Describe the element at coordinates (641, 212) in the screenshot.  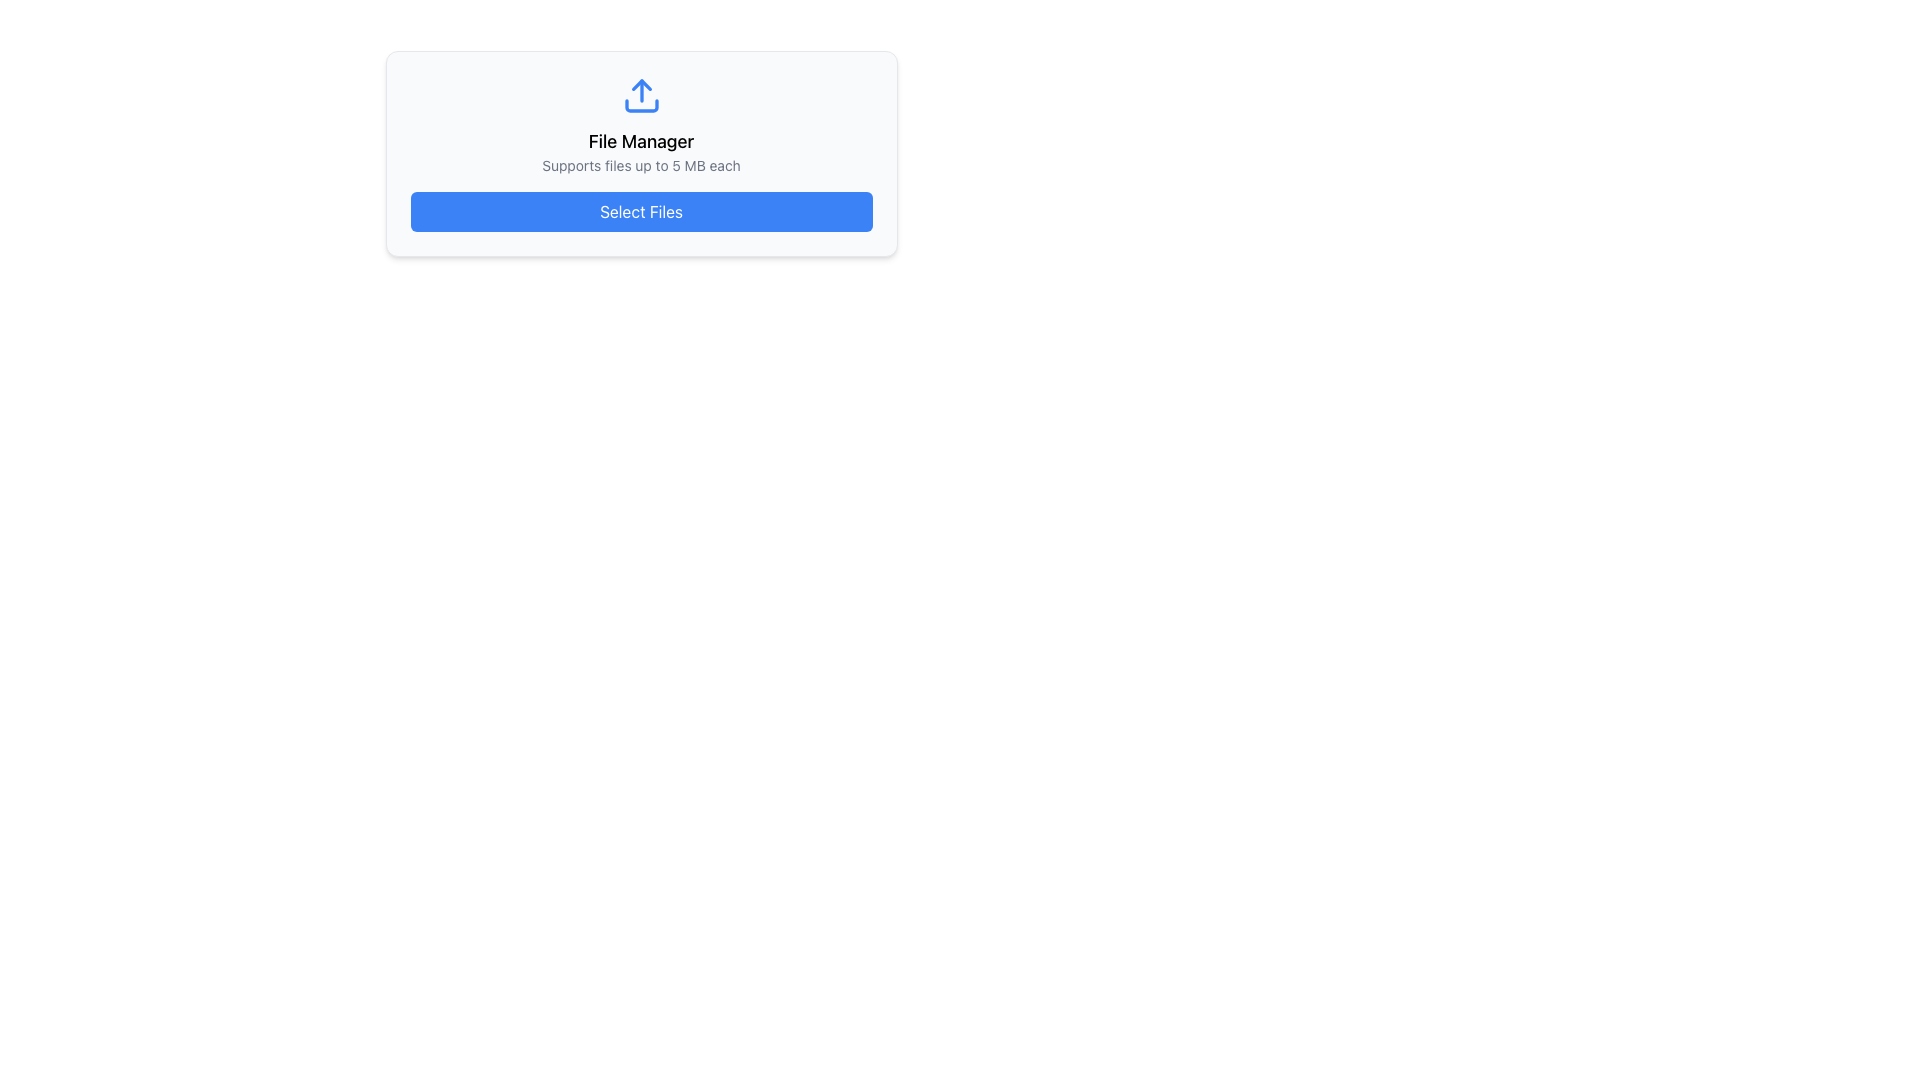
I see `the file selection button located at the bottom of the 'File Manager' box` at that location.